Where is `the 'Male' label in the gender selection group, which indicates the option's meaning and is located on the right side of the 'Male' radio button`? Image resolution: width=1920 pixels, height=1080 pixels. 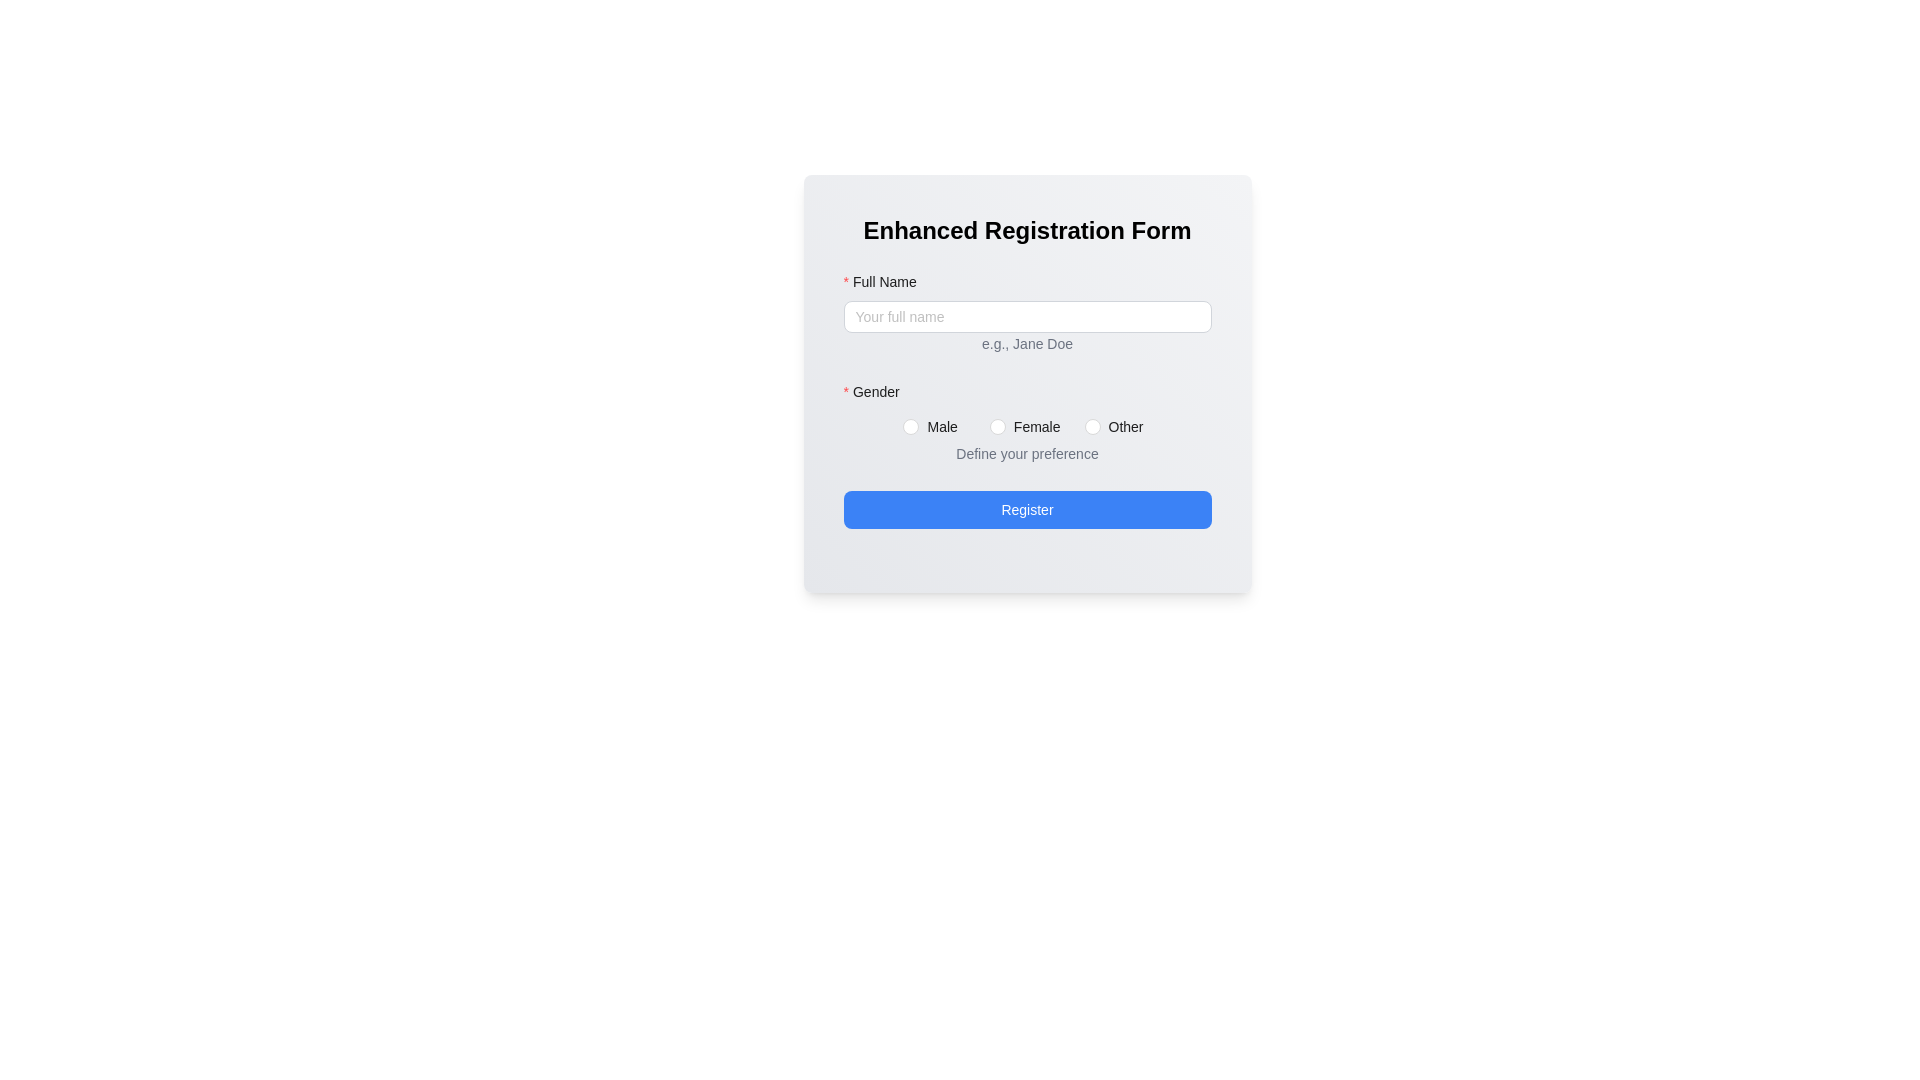
the 'Male' label in the gender selection group, which indicates the option's meaning and is located on the right side of the 'Male' radio button is located at coordinates (941, 426).